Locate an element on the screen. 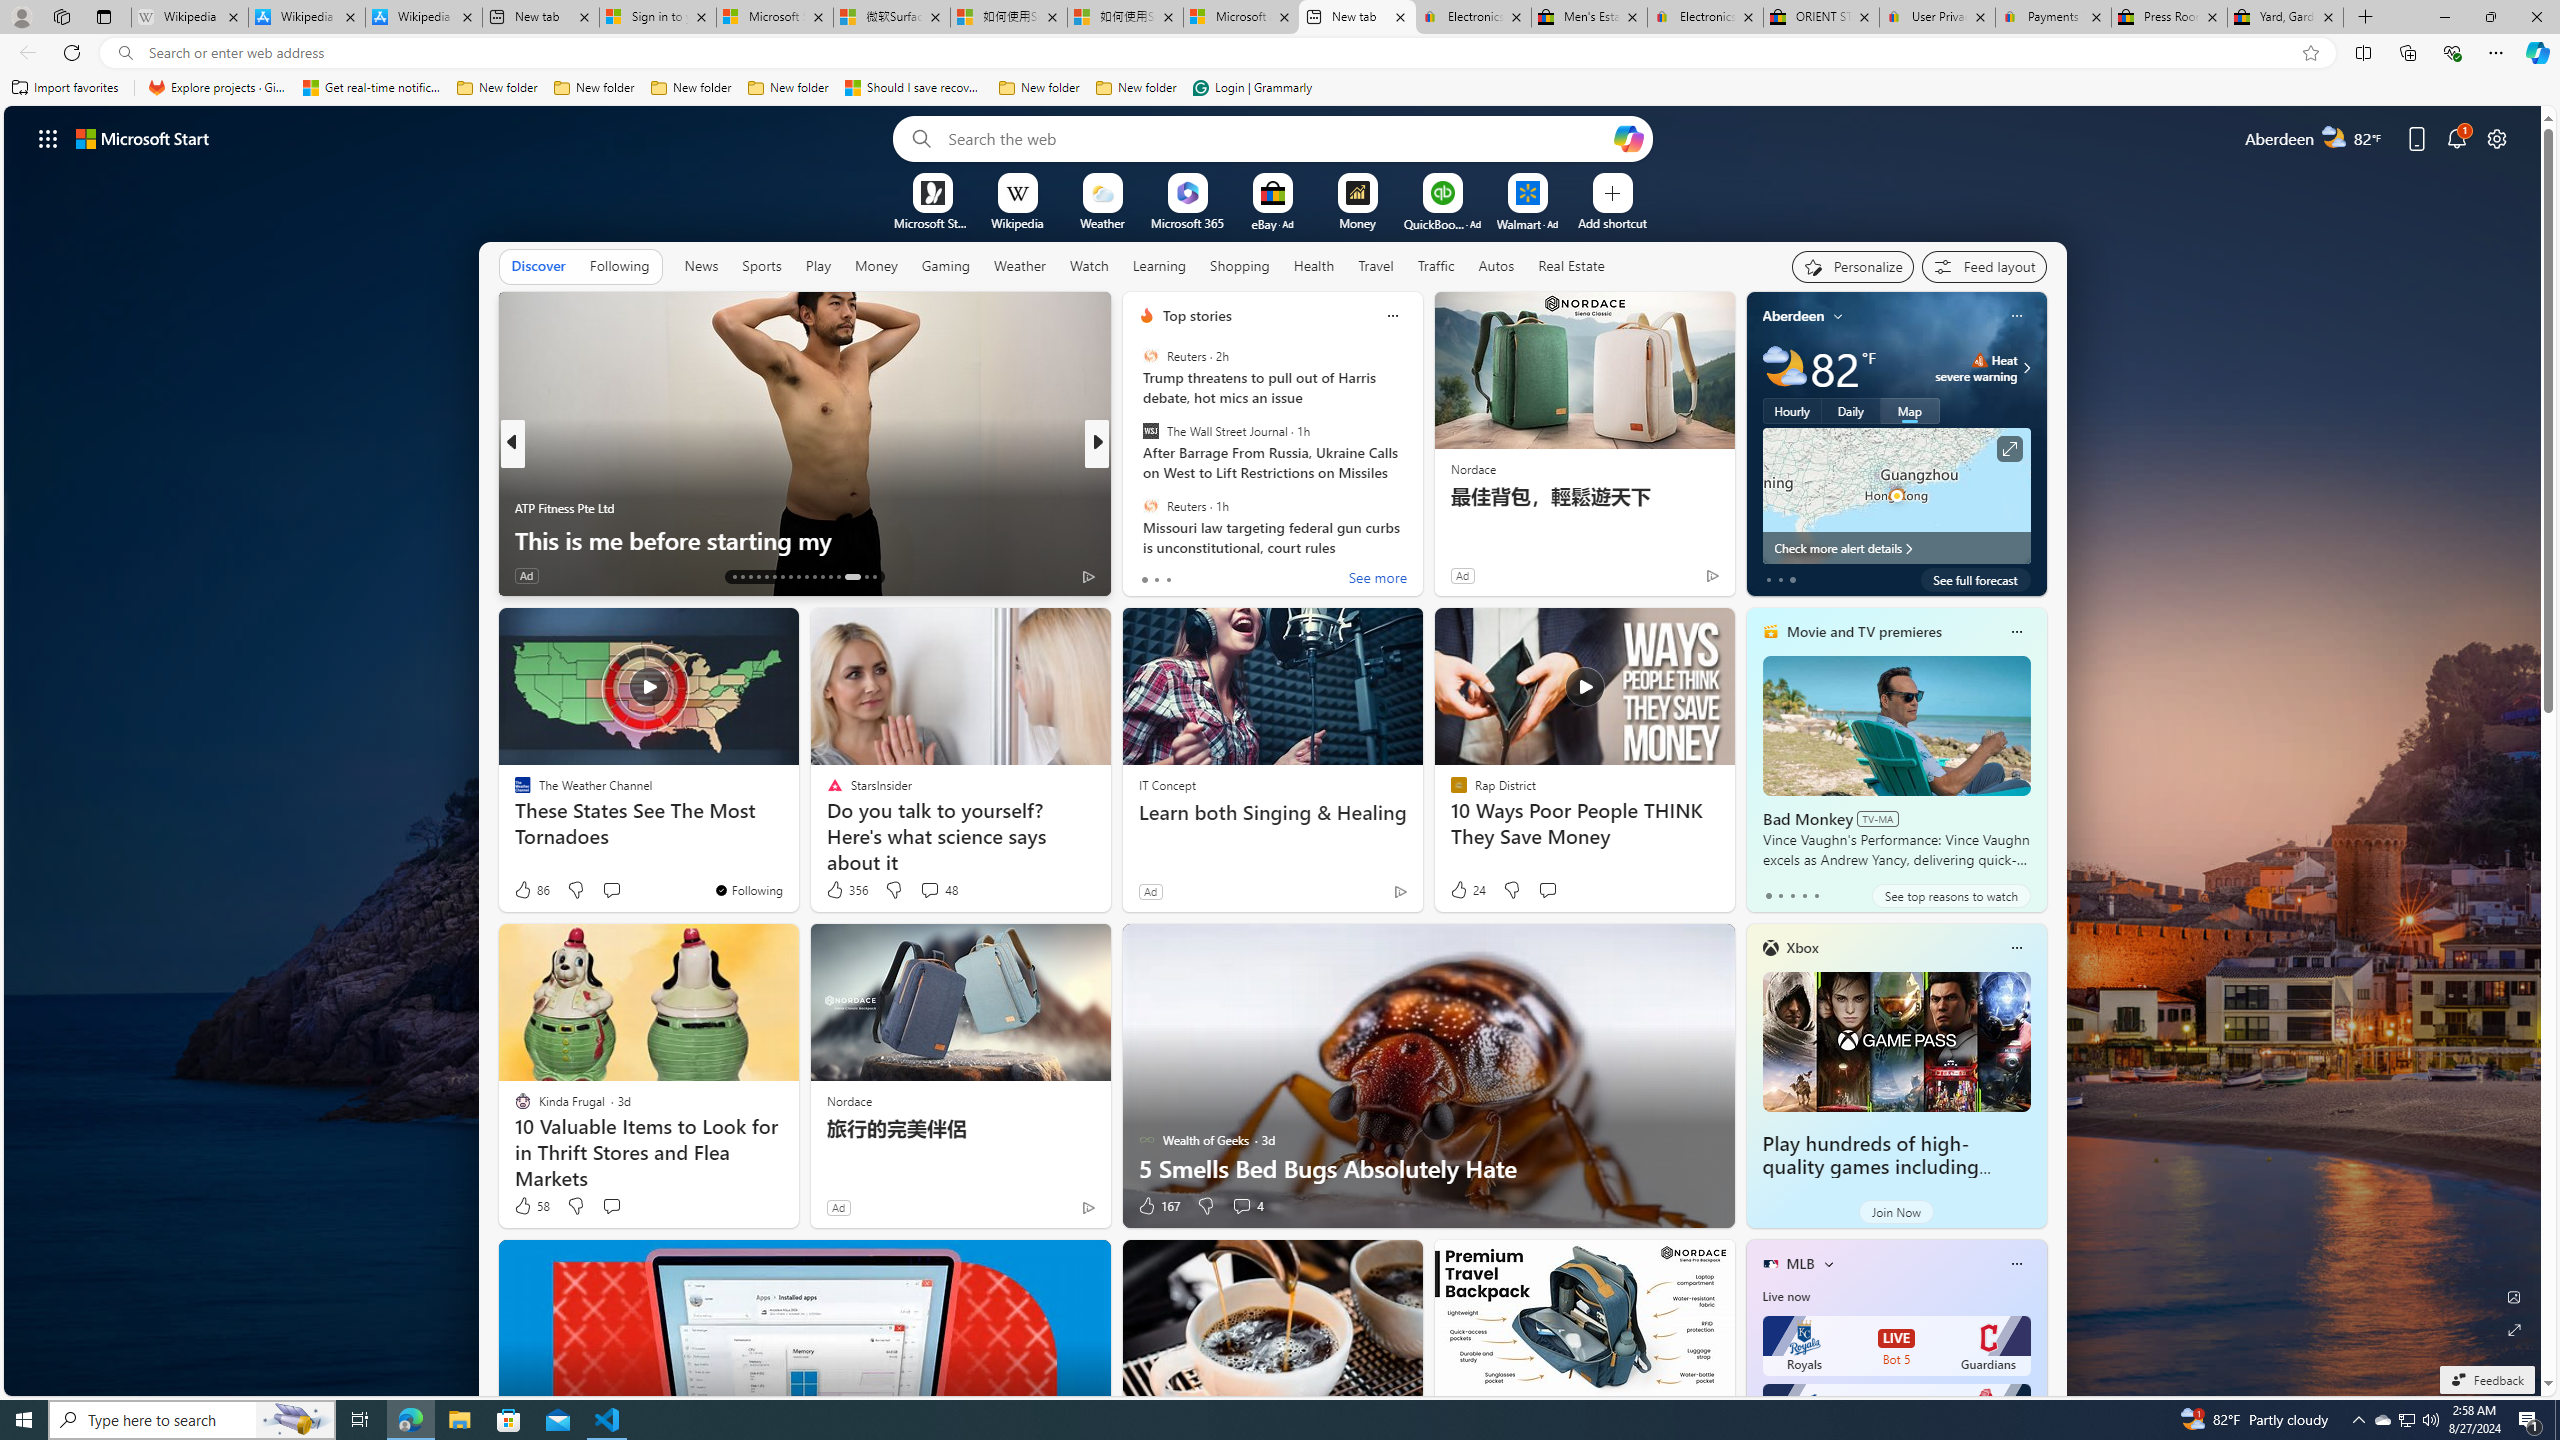  'Learning' is located at coordinates (1157, 264).